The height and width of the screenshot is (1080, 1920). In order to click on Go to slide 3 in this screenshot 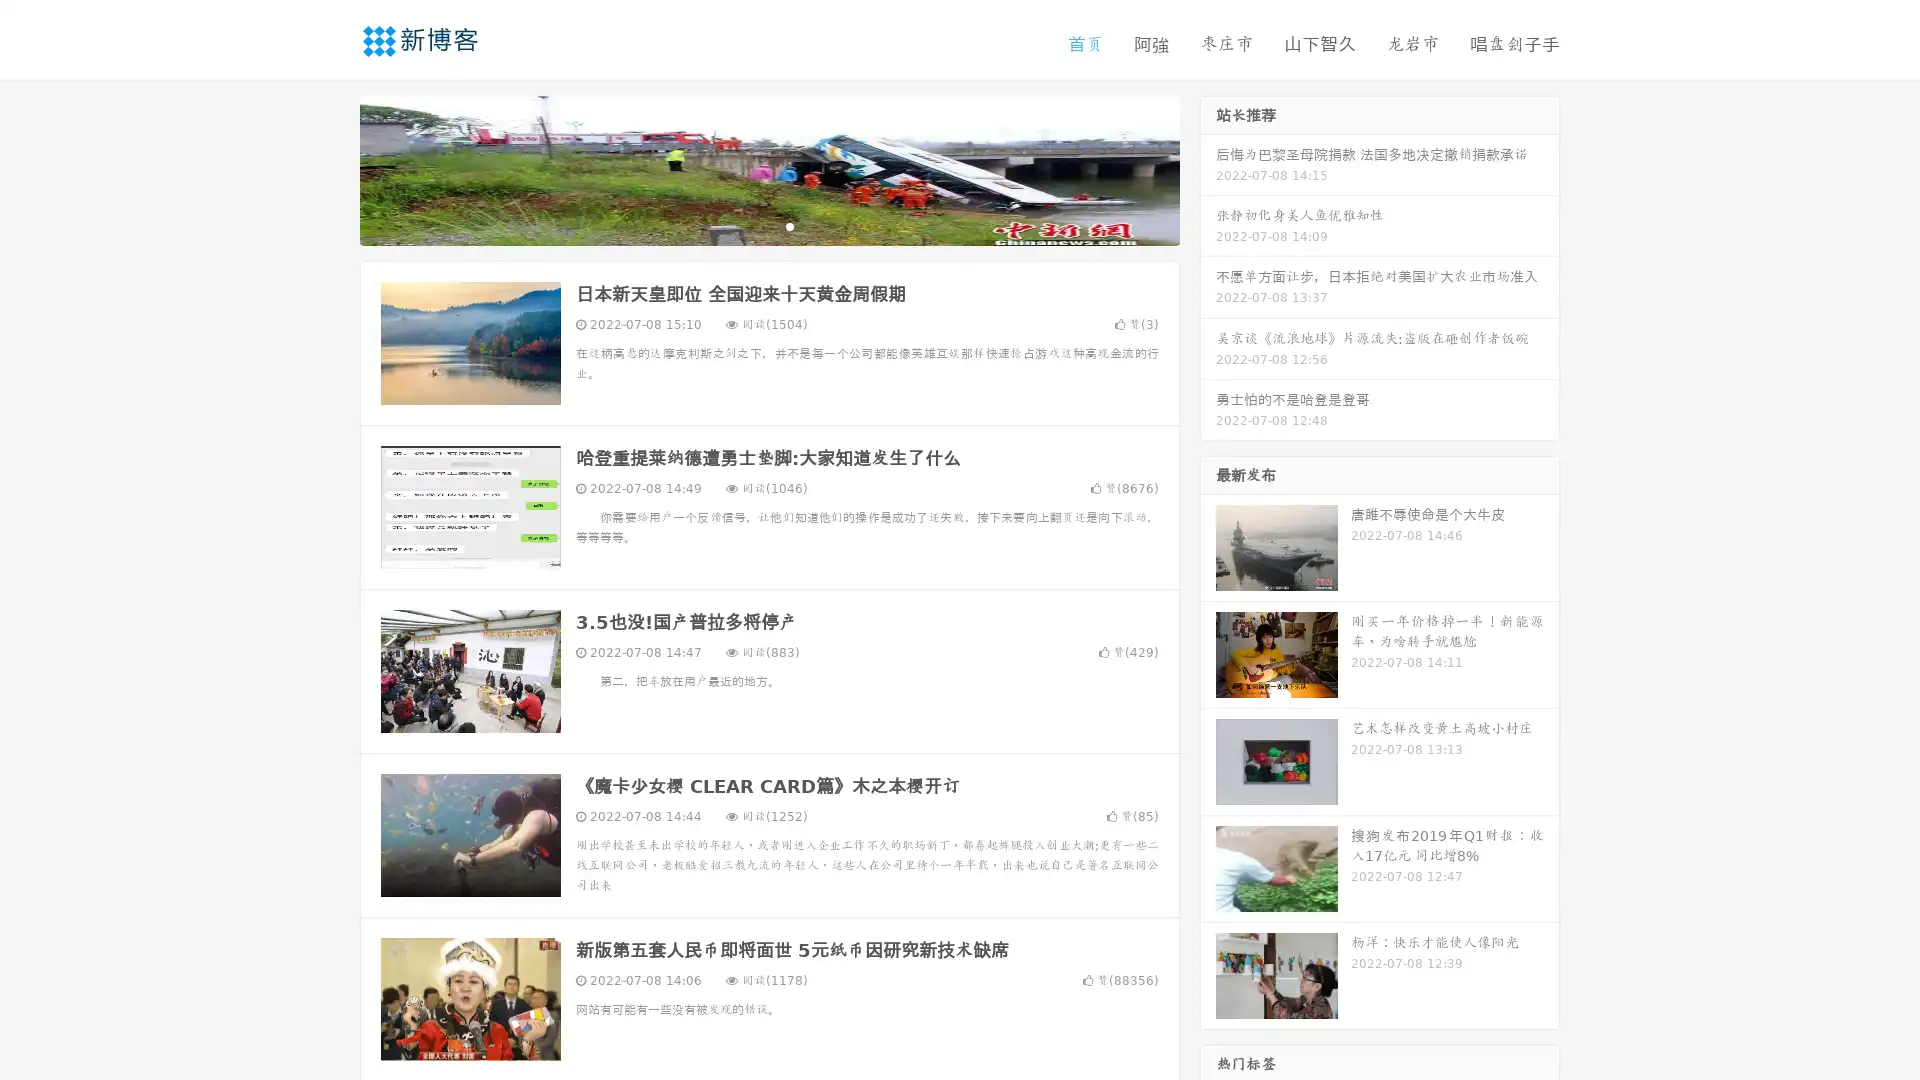, I will do `click(789, 225)`.